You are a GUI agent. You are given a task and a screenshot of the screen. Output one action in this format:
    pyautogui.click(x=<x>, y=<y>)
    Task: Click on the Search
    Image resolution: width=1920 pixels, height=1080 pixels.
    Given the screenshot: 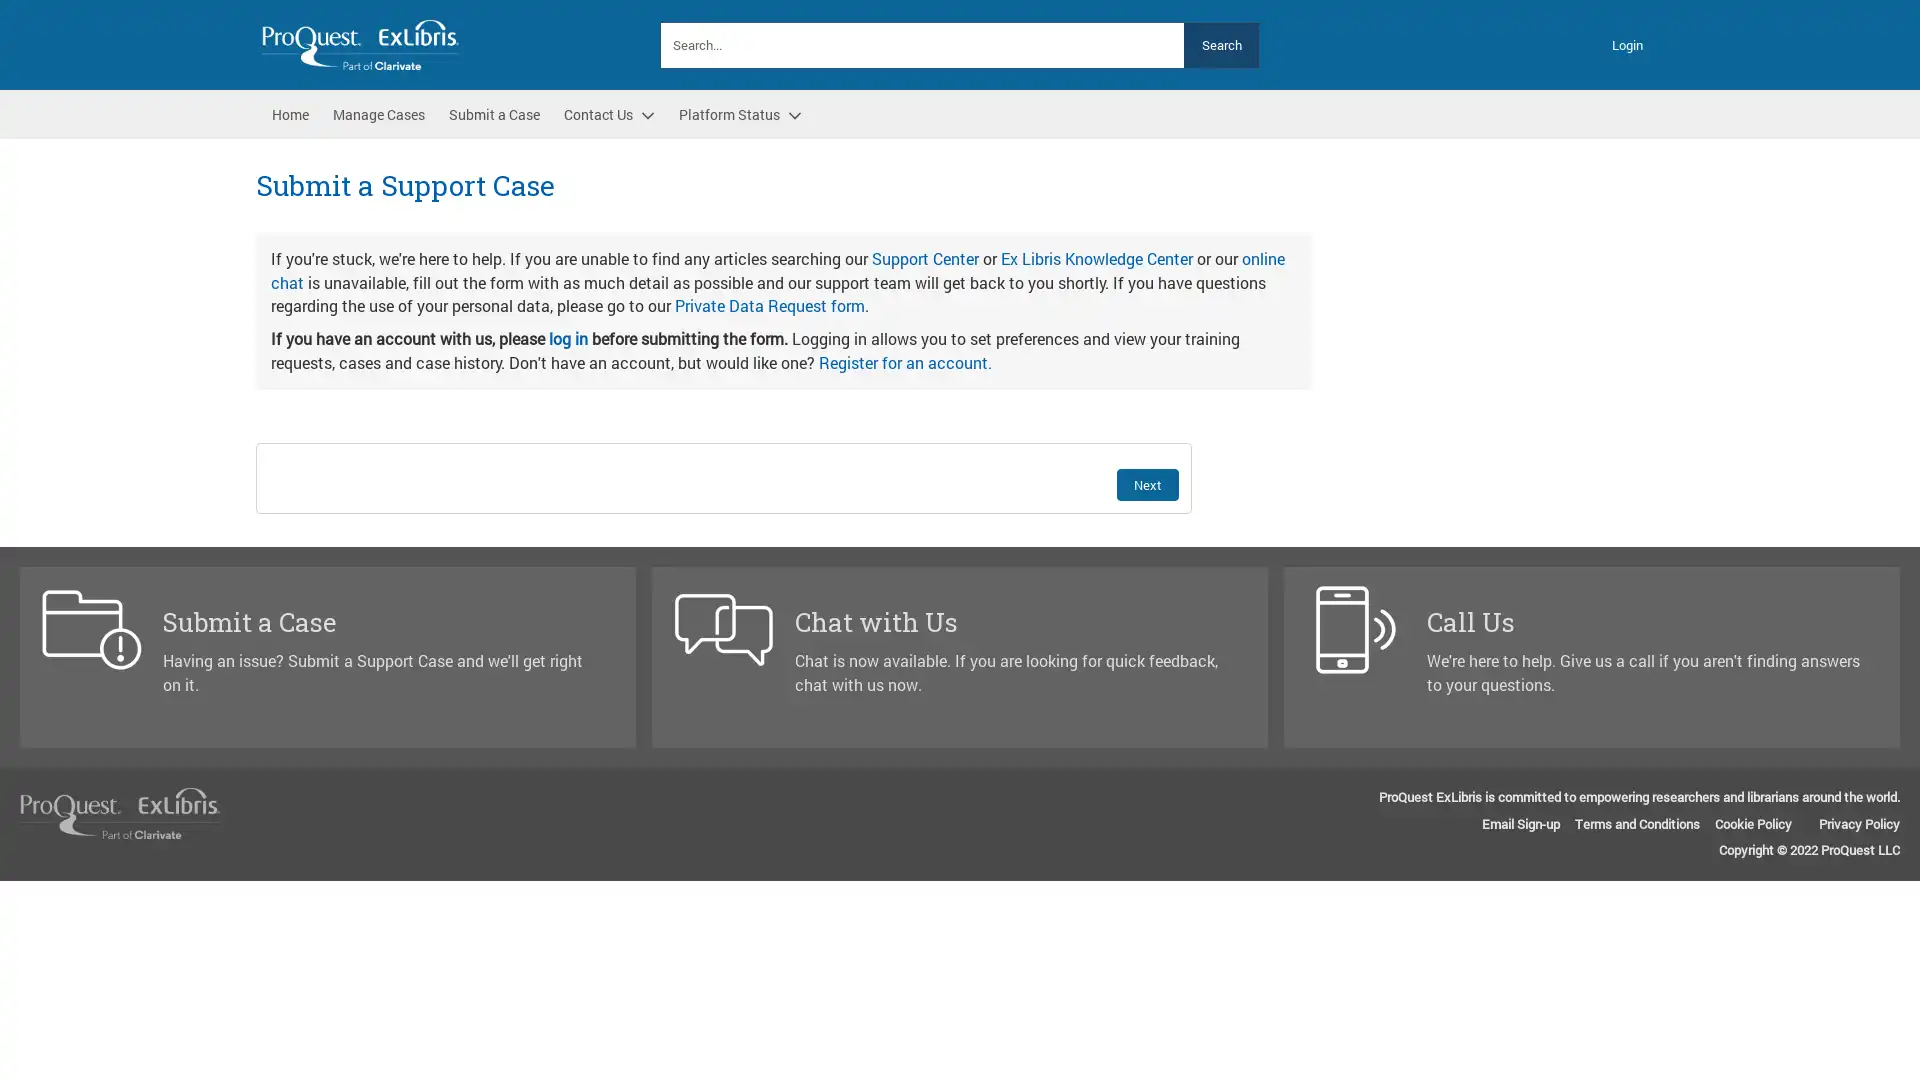 What is the action you would take?
    pyautogui.click(x=1220, y=44)
    